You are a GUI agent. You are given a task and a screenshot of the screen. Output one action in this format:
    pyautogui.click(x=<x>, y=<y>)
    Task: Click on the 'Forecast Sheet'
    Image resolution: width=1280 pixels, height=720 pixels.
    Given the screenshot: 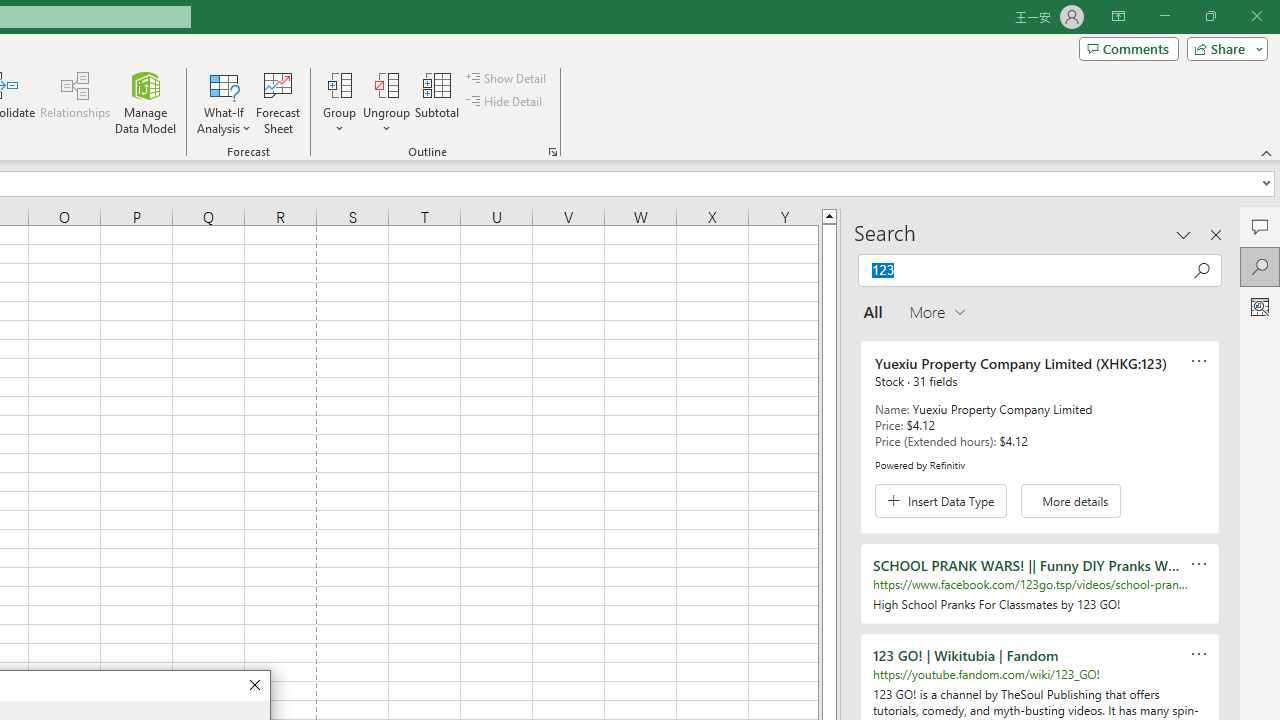 What is the action you would take?
    pyautogui.click(x=277, y=103)
    